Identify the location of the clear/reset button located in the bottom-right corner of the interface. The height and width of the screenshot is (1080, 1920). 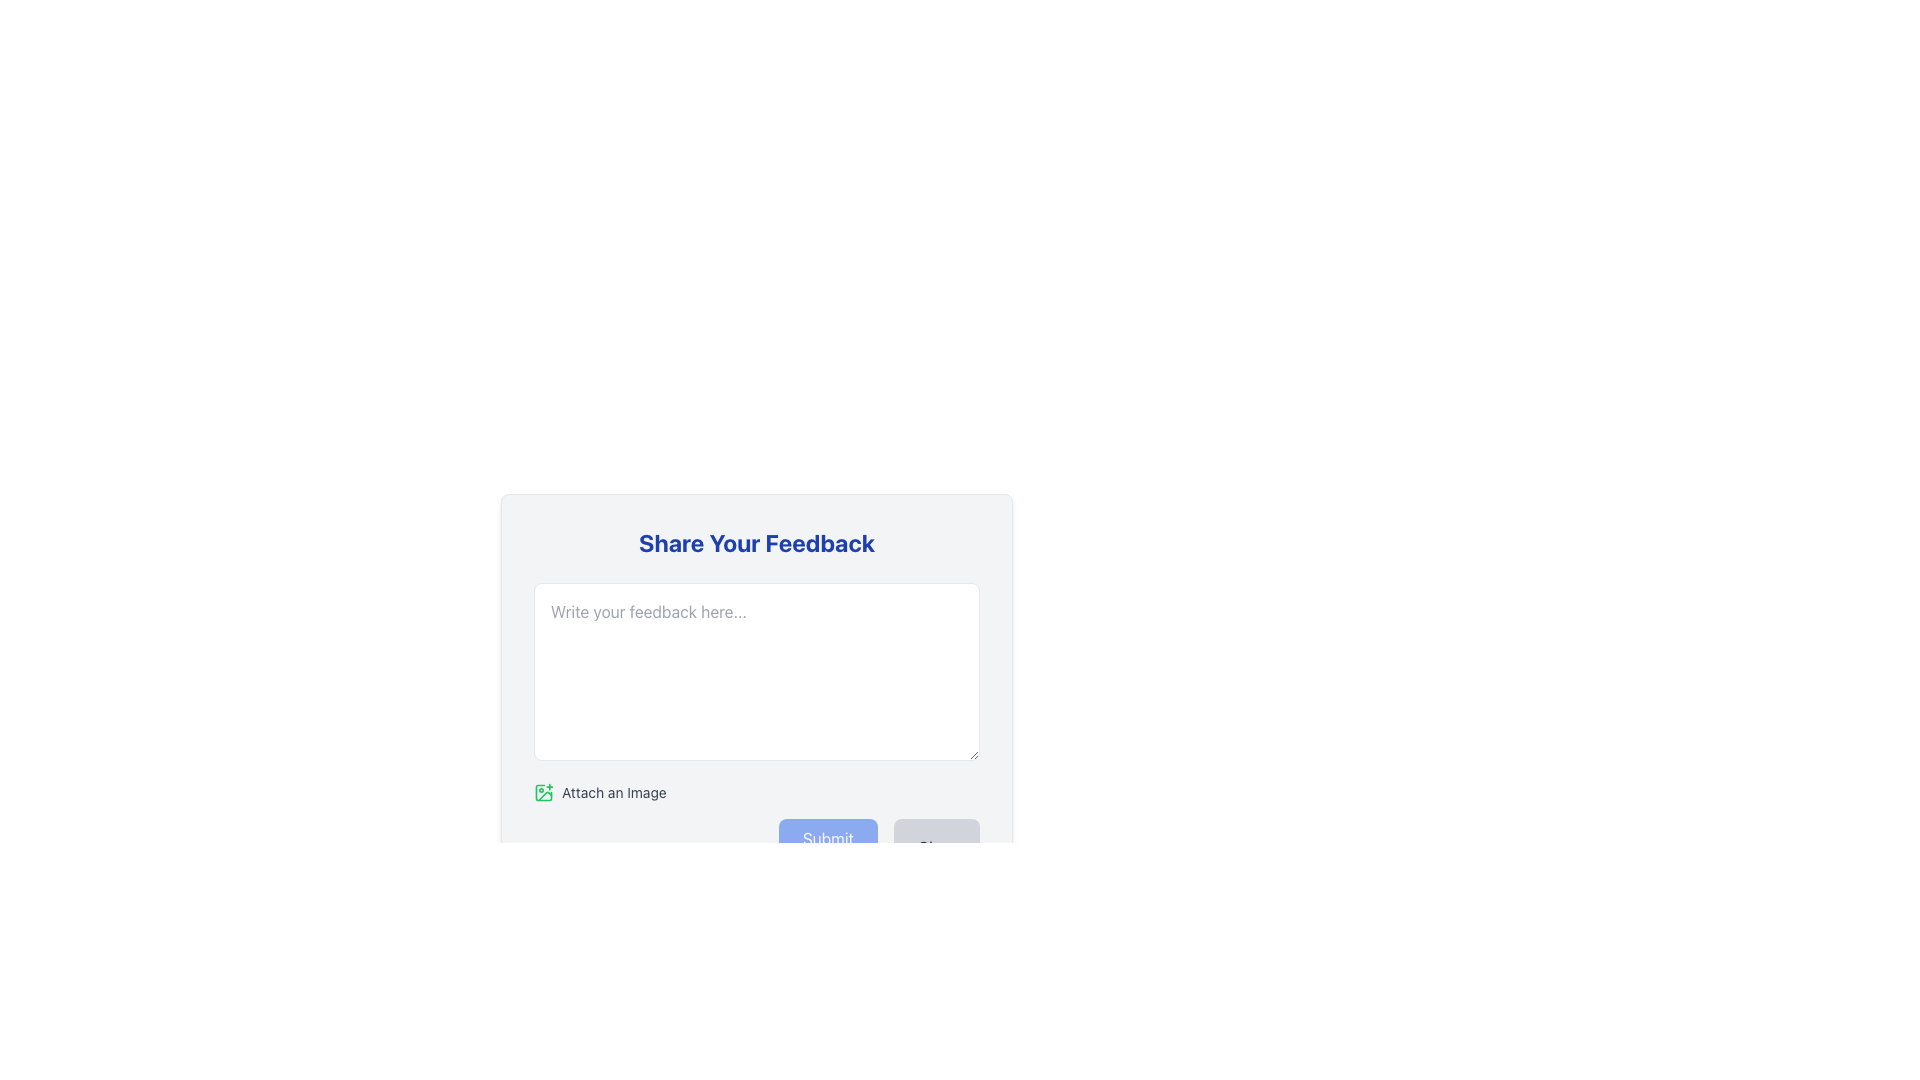
(935, 848).